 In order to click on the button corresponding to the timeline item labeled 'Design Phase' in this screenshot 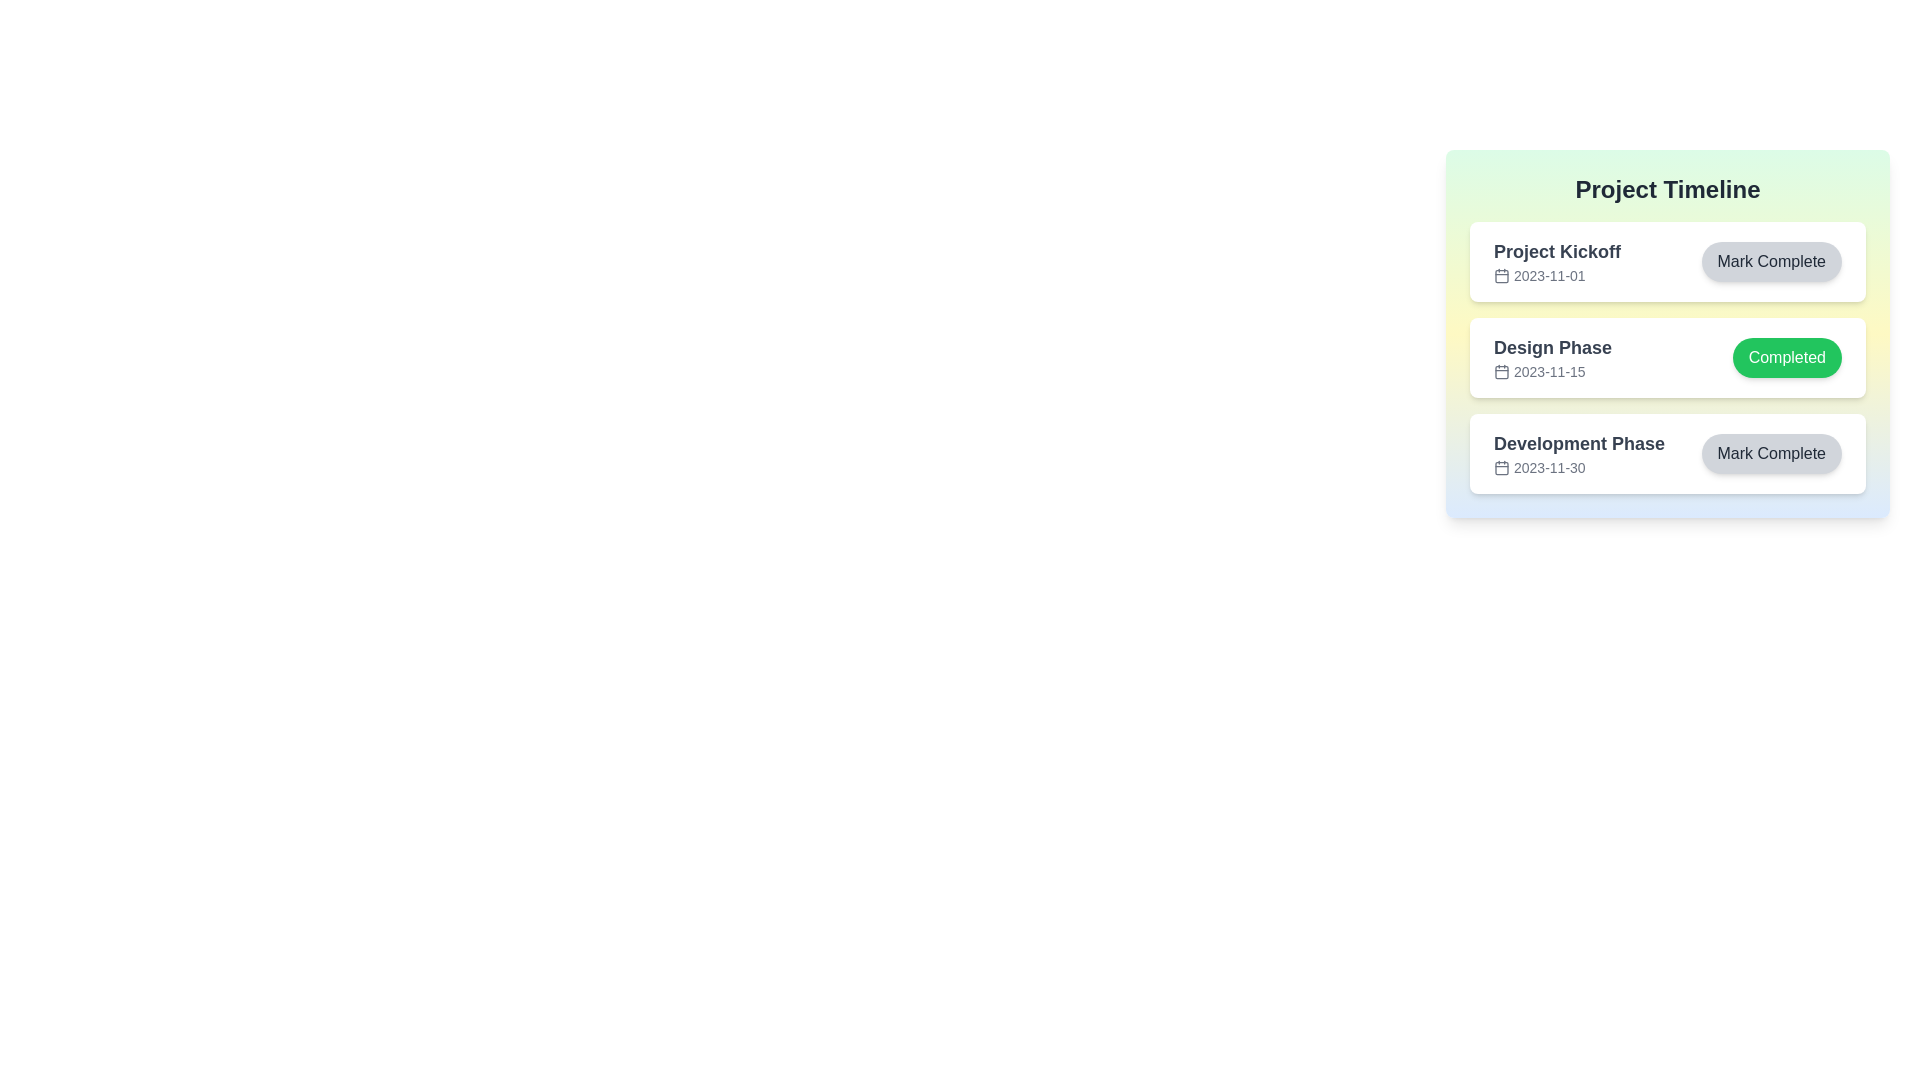, I will do `click(1787, 357)`.